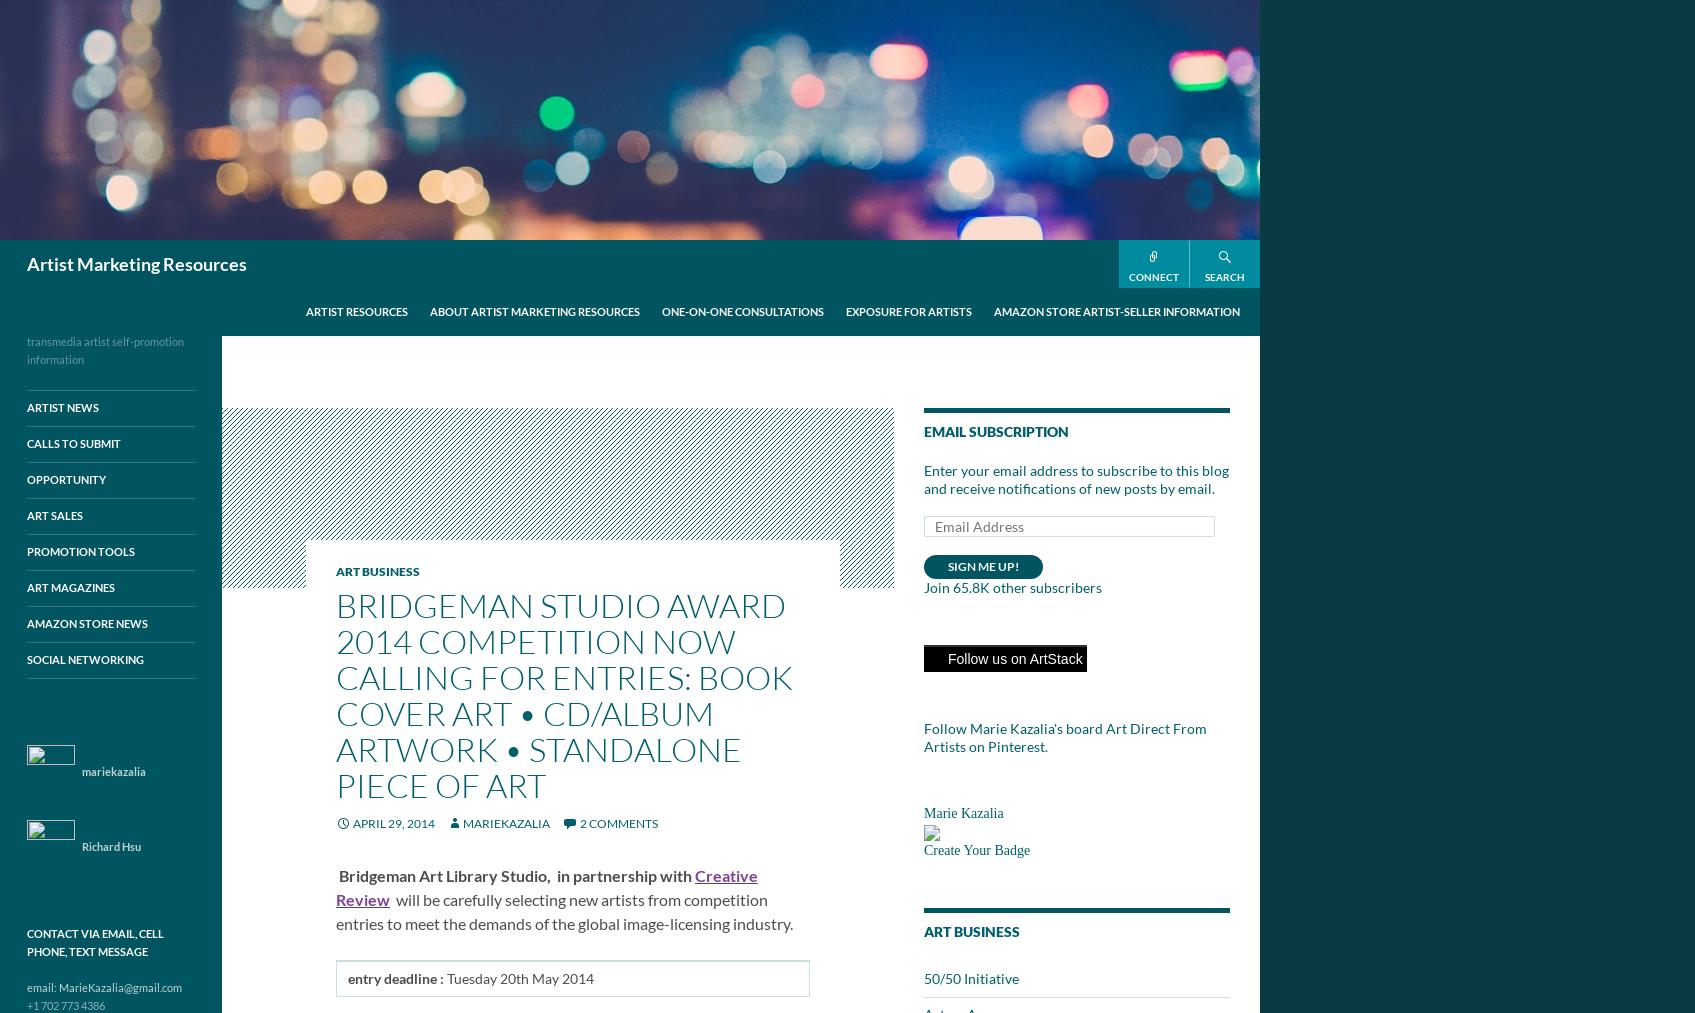 The image size is (1695, 1013). I want to click on 'Follow us on ArtStack', so click(1013, 657).